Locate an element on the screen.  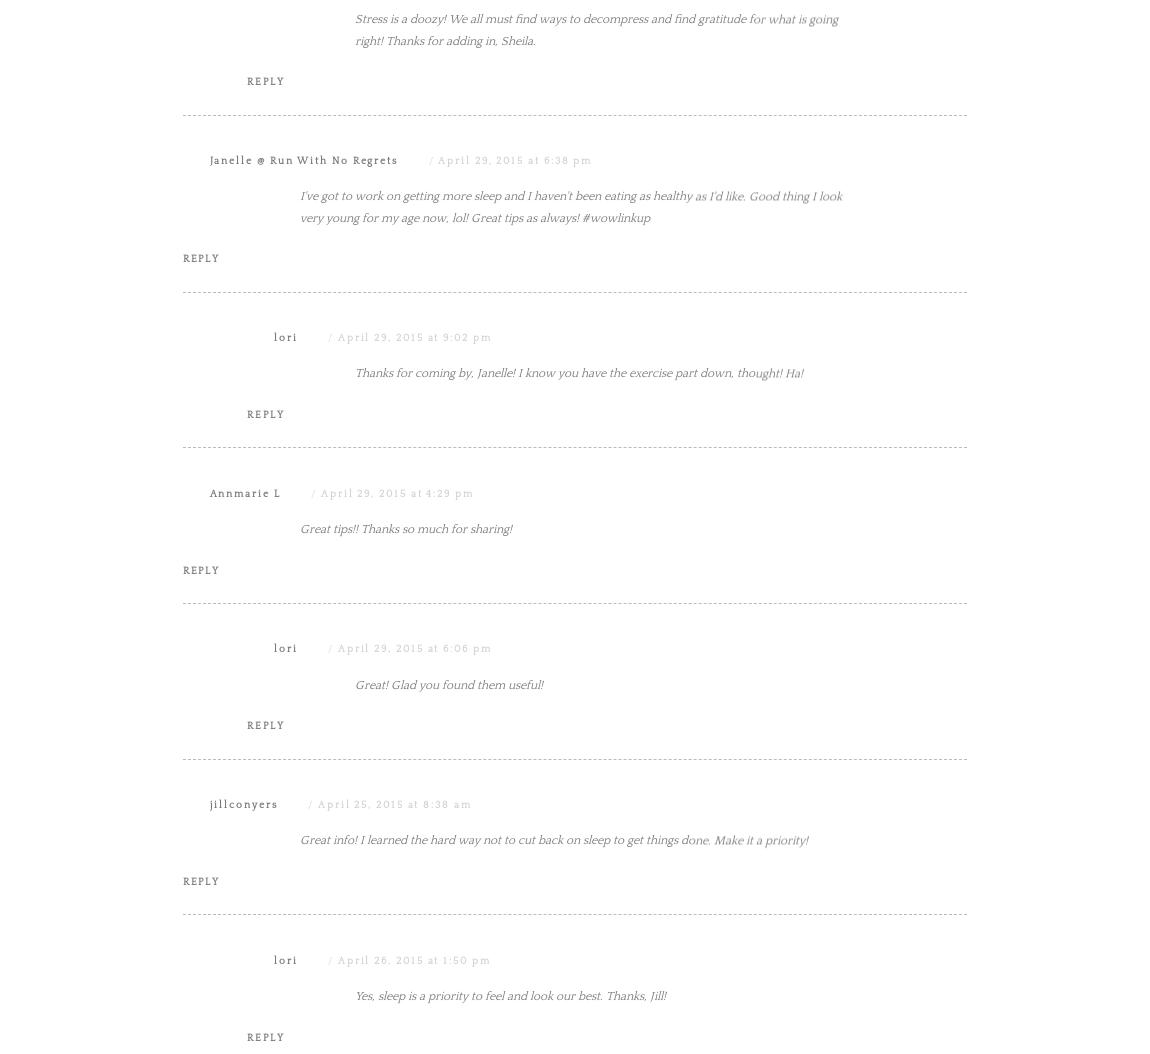
'April 29, 2015 at 8:43 pm' is located at coordinates (425, 8).